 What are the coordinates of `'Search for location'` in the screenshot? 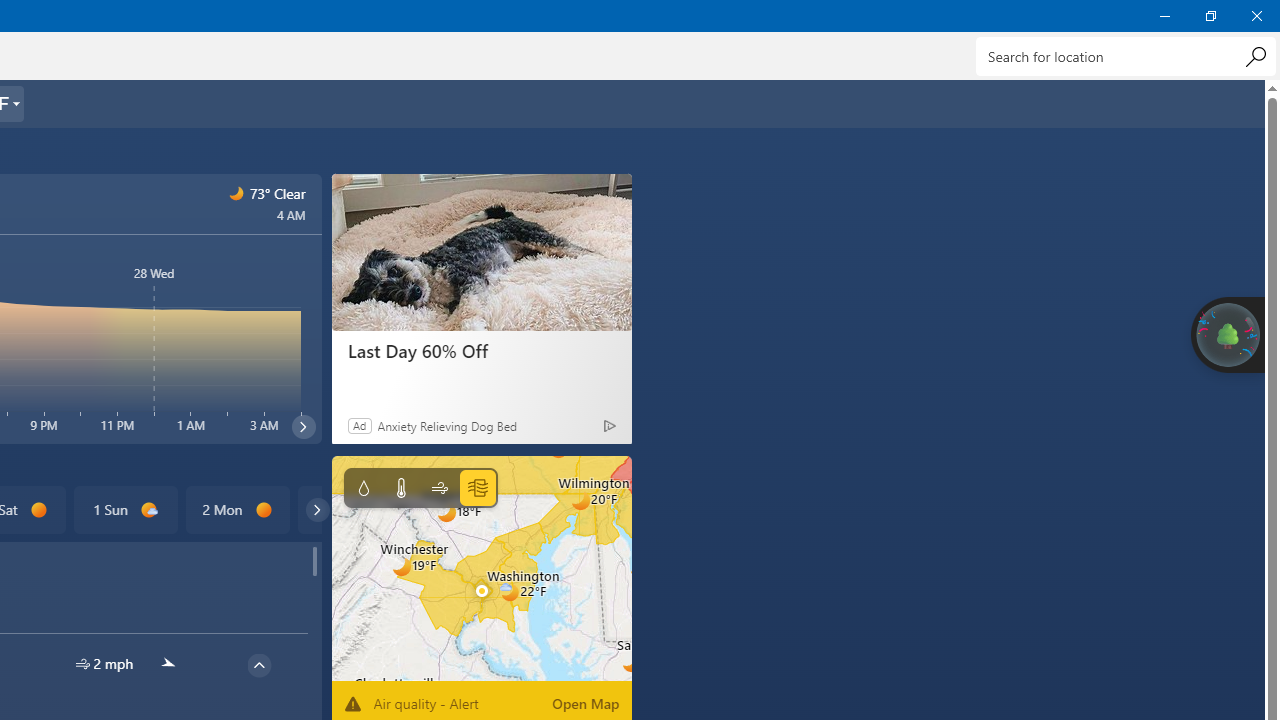 It's located at (1125, 55).